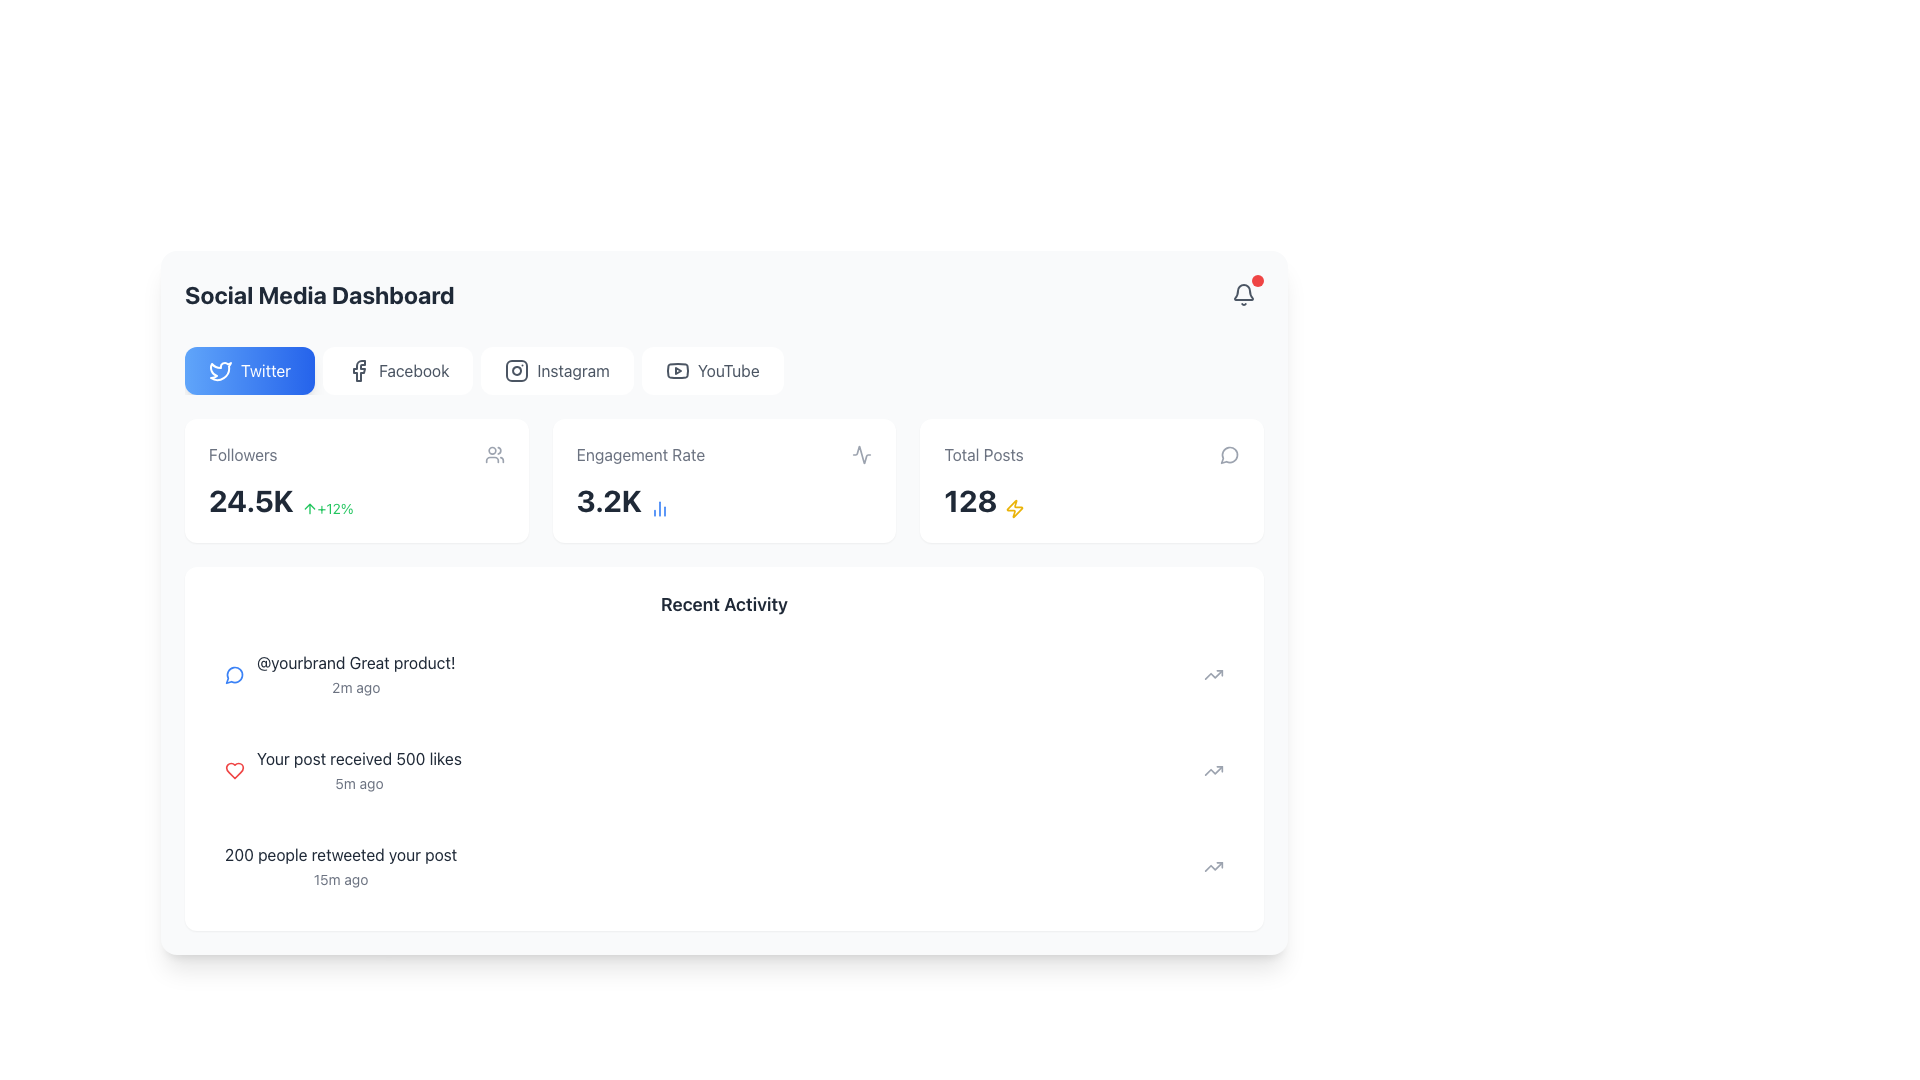 This screenshot has height=1080, width=1920. I want to click on the topmost activity in the 'Recent Activity' section of the dashboard that displays a recent user interaction or comment, which includes the username, feedback, and timestamp, so click(356, 675).